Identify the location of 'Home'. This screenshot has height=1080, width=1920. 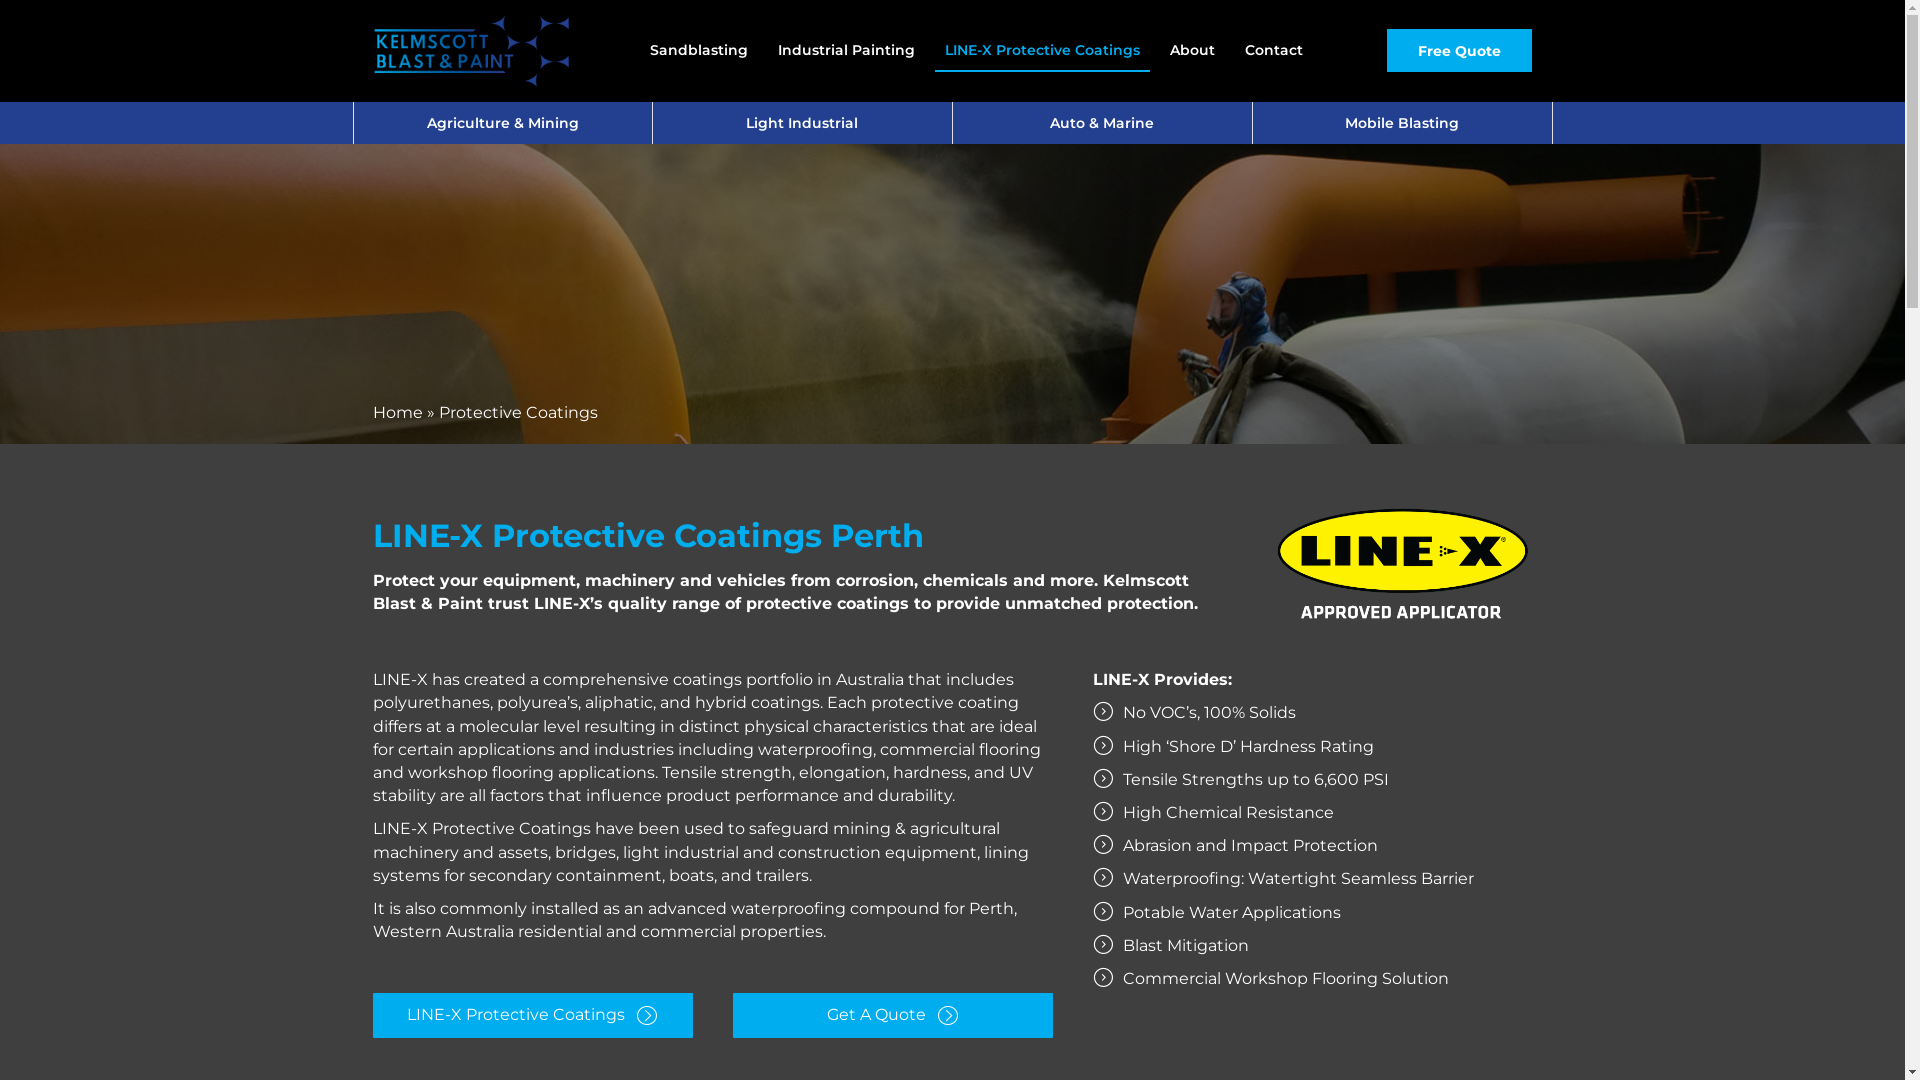
(397, 411).